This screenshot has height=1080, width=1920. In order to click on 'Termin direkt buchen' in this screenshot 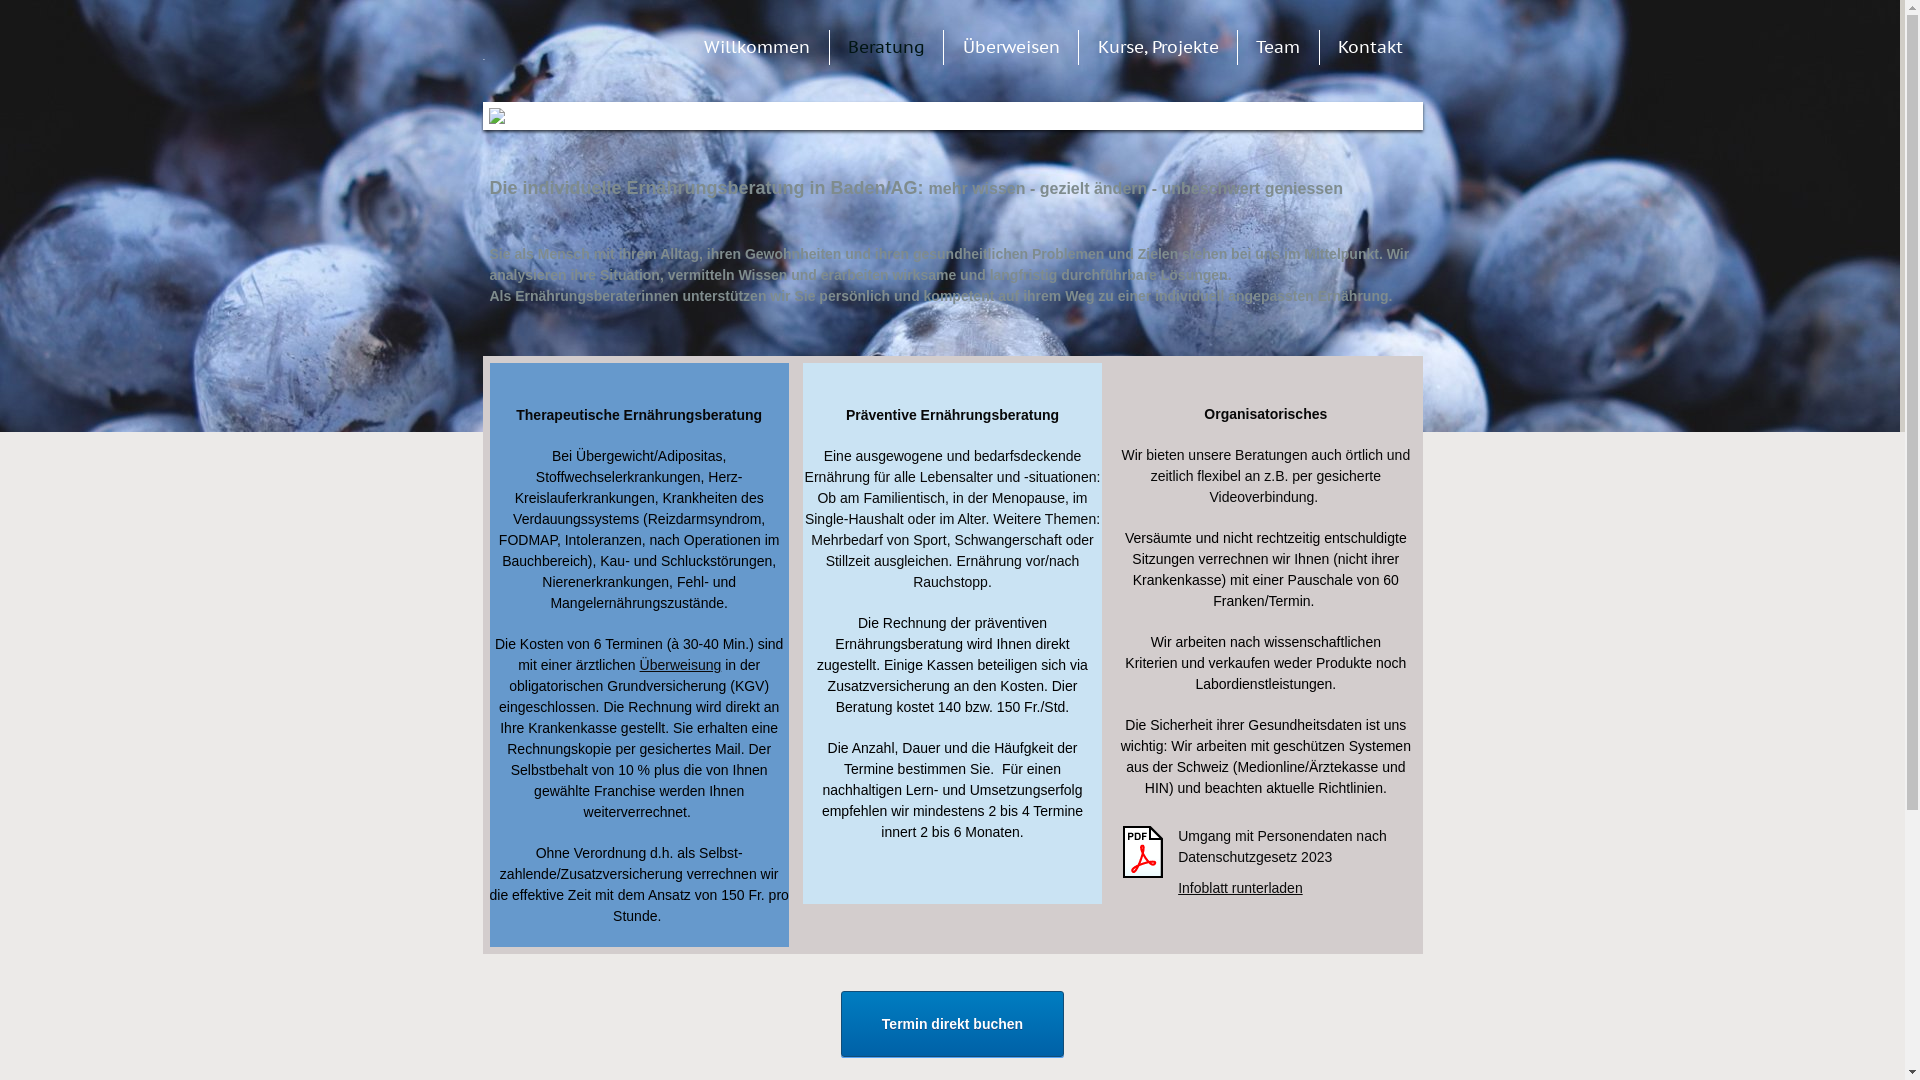, I will do `click(951, 1023)`.